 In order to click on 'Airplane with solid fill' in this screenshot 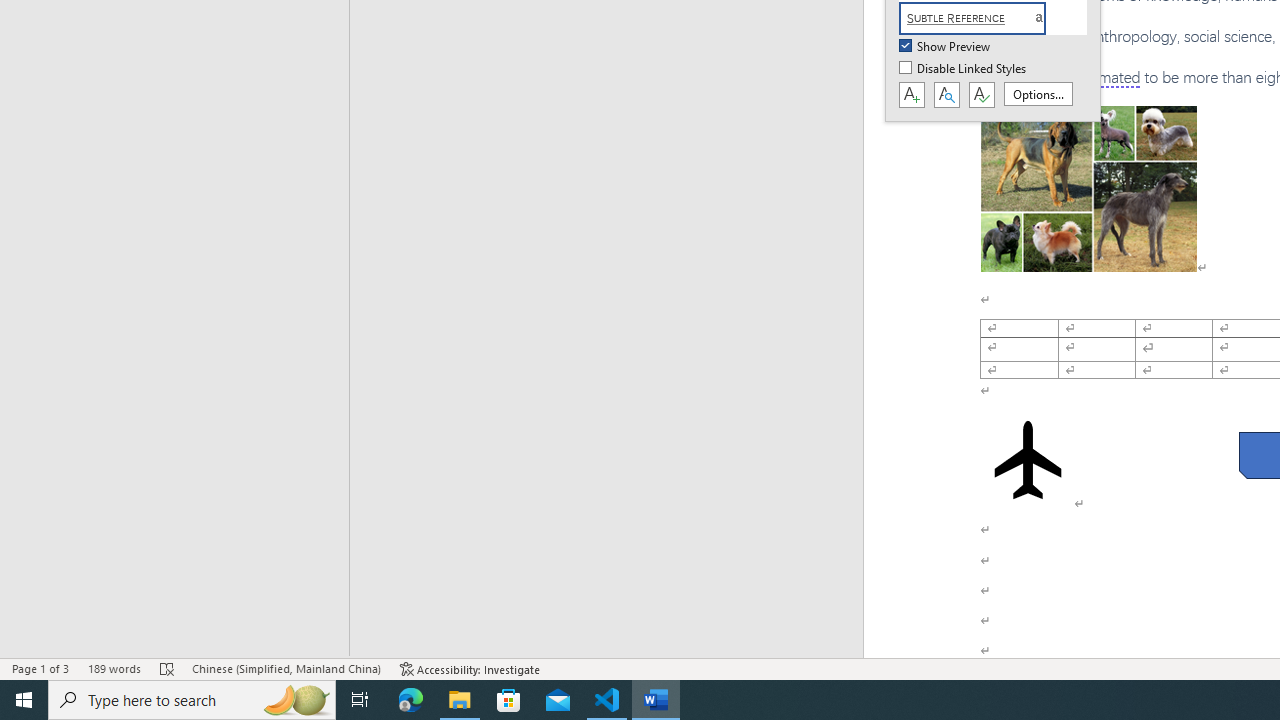, I will do `click(1027, 460)`.